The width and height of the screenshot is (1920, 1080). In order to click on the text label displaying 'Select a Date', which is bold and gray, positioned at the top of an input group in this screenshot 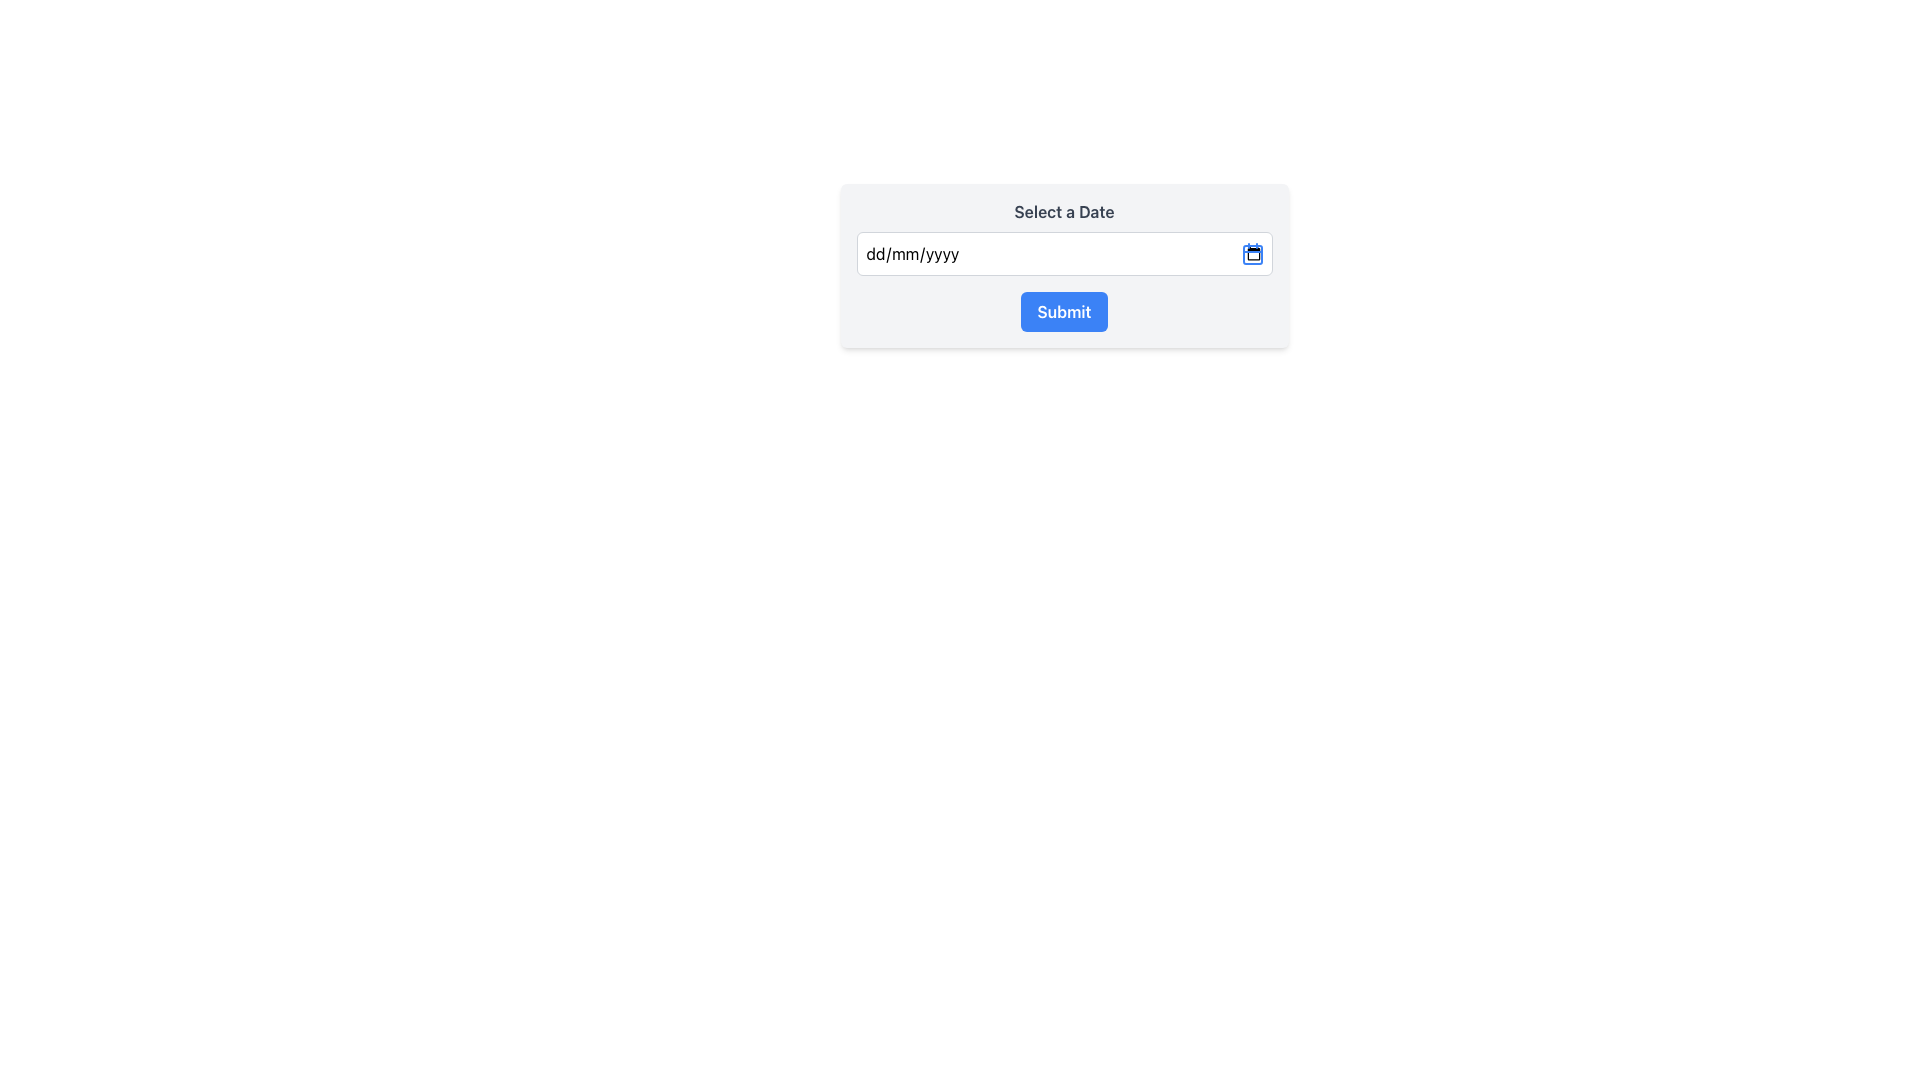, I will do `click(1063, 212)`.